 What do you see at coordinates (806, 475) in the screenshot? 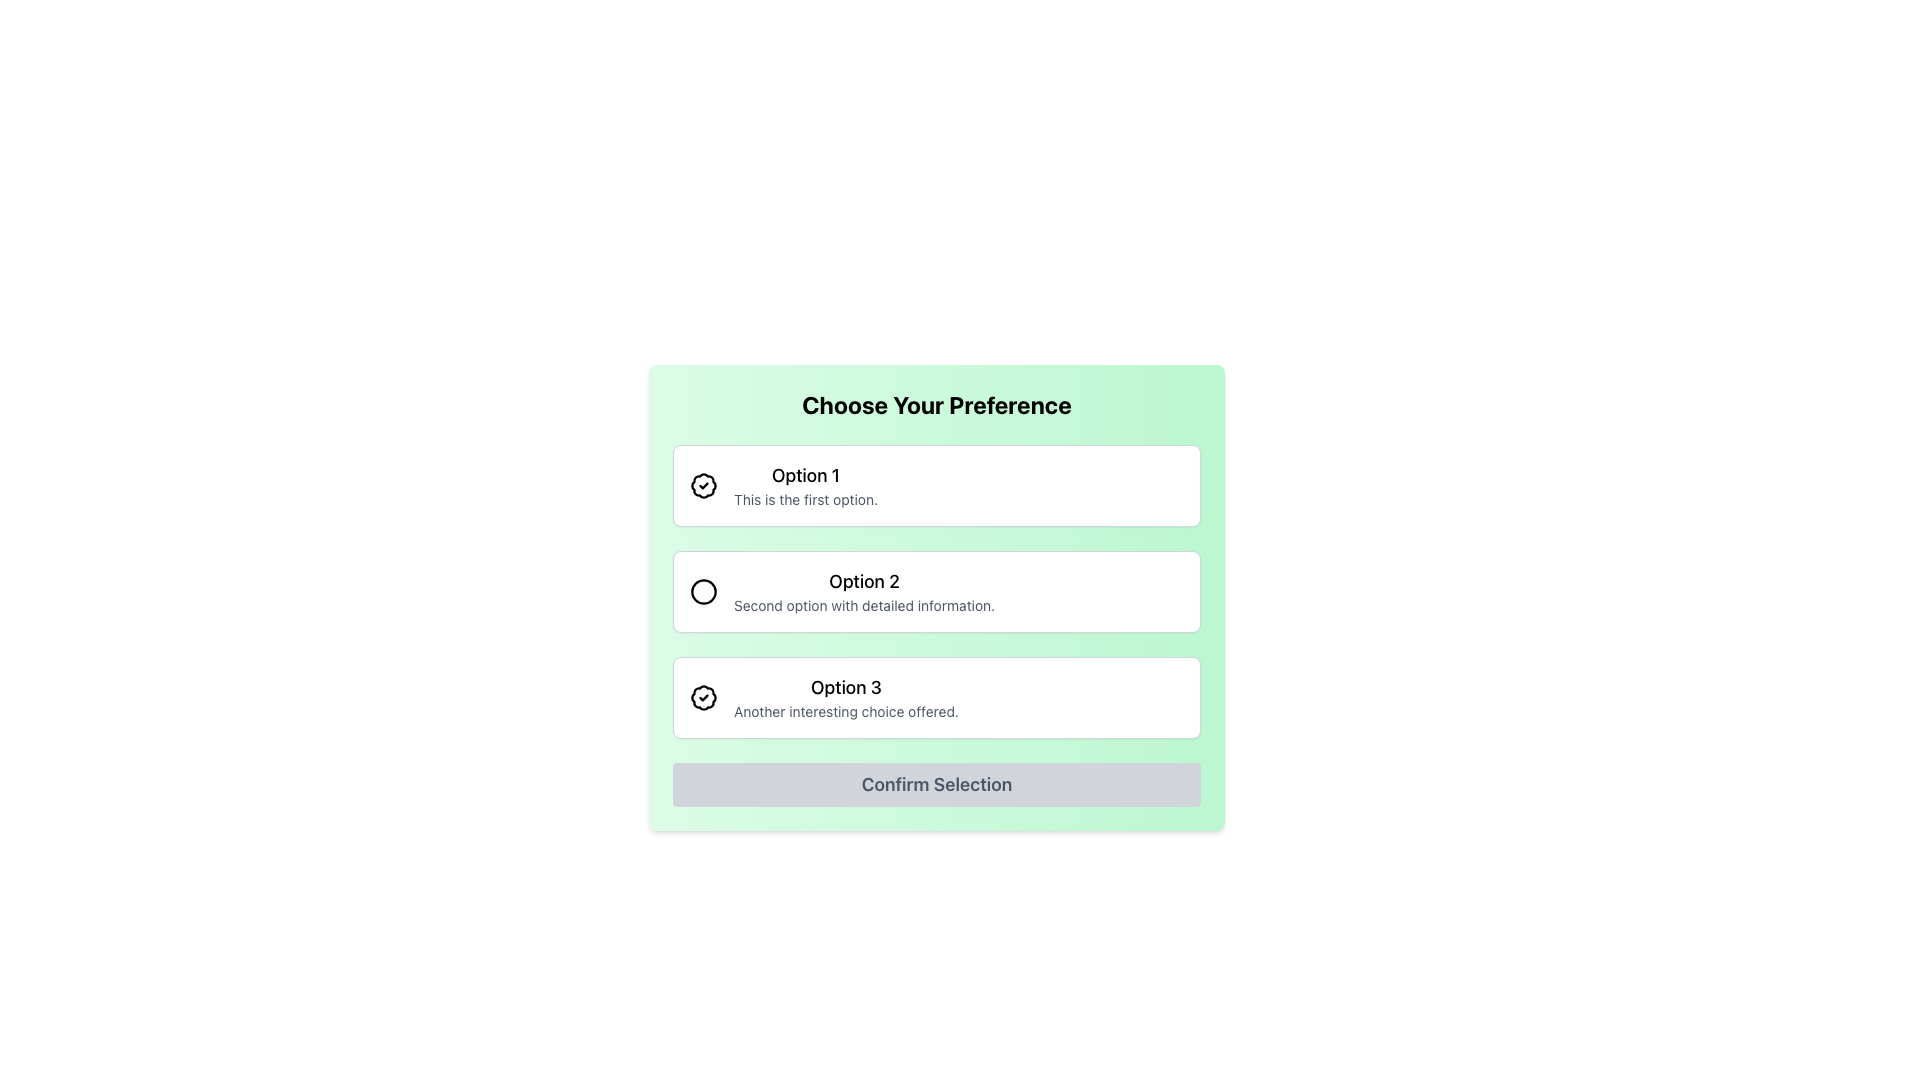
I see `the static text label 'Option 1', which is presented in bold font and located inside the first option card of the green selection panel, below the title 'Choose Your Preference'` at bounding box center [806, 475].